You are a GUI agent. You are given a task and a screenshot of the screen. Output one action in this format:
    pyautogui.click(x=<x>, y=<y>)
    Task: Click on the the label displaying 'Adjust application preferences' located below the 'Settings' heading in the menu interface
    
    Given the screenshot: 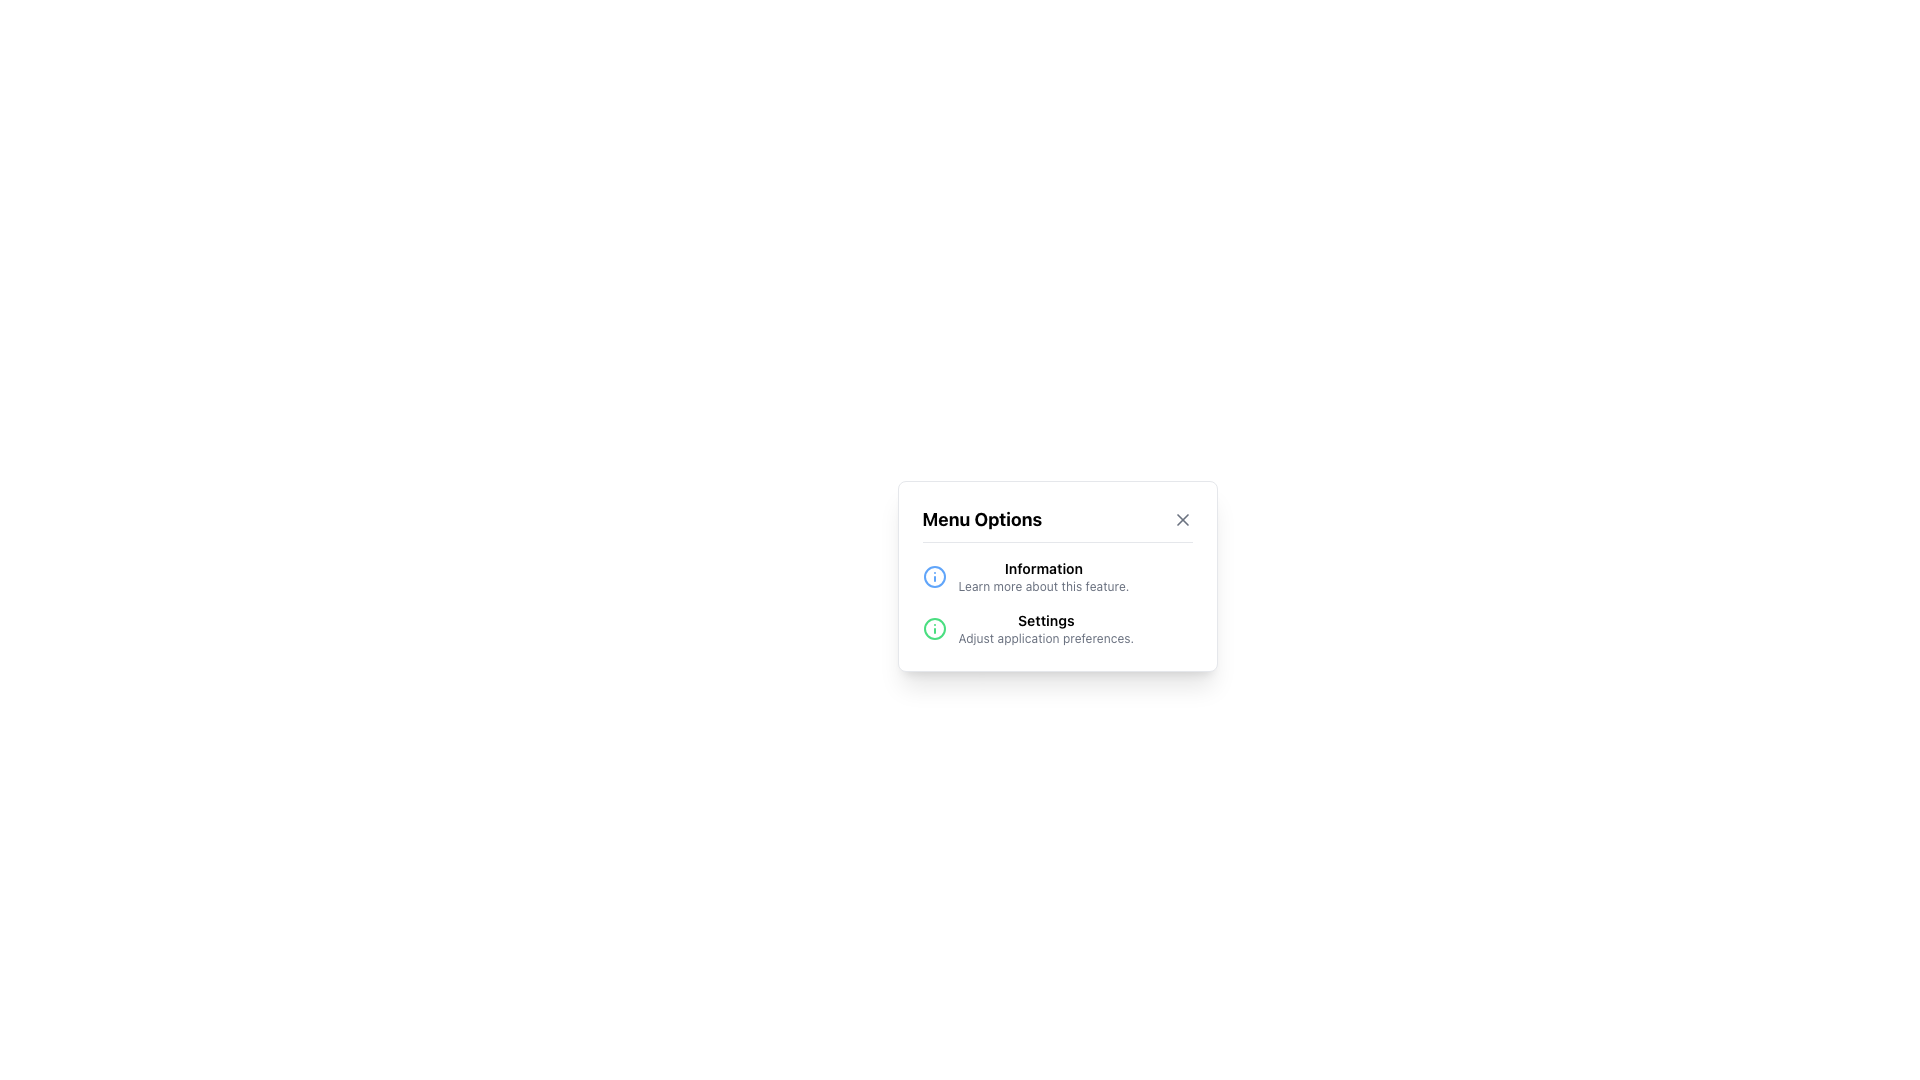 What is the action you would take?
    pyautogui.click(x=1045, y=638)
    